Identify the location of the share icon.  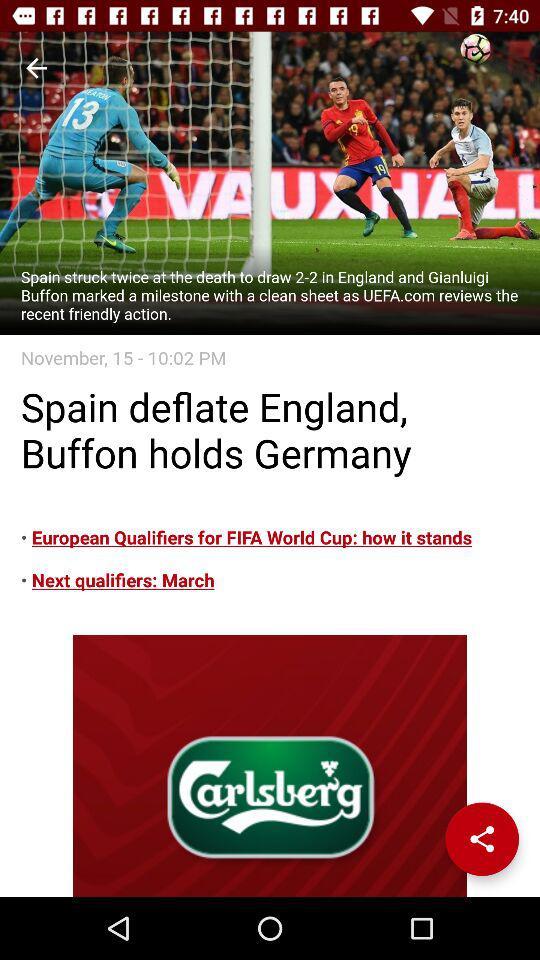
(481, 839).